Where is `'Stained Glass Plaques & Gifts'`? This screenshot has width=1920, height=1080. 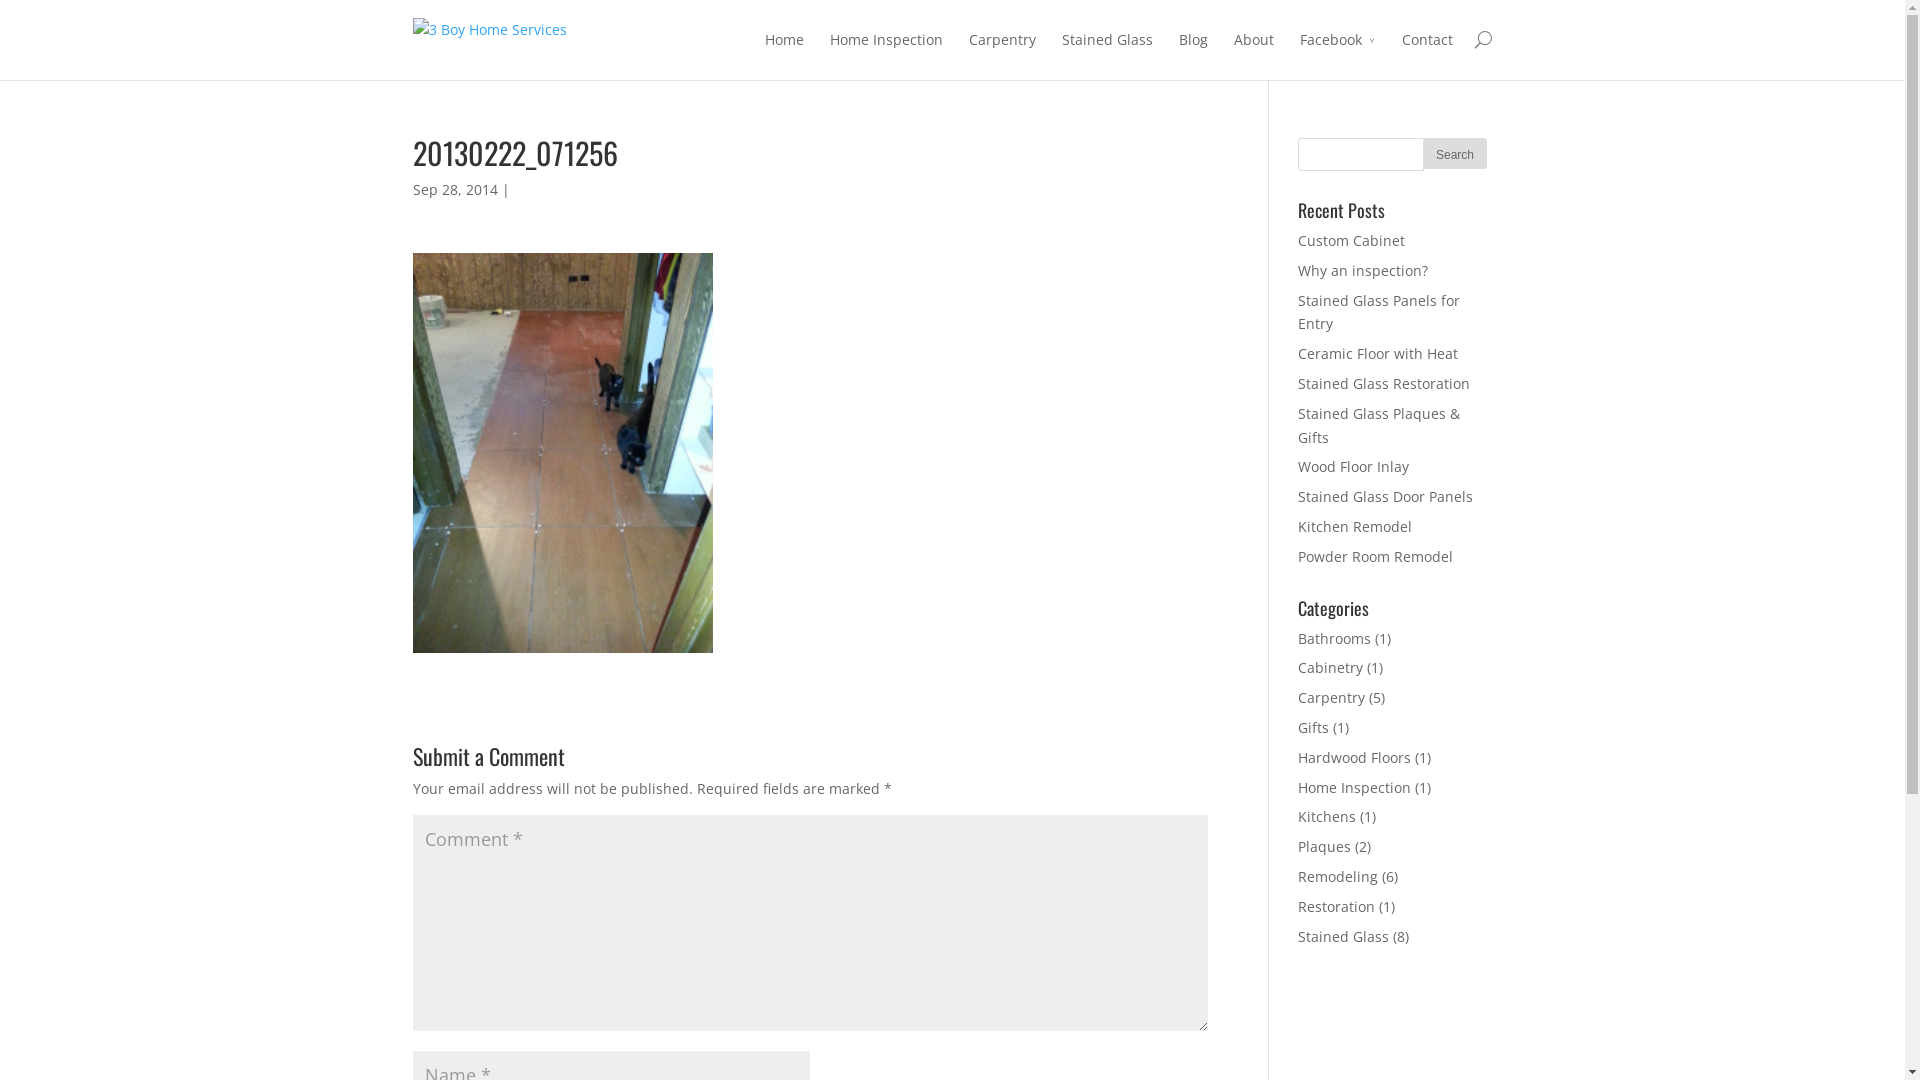 'Stained Glass Plaques & Gifts' is located at coordinates (1377, 424).